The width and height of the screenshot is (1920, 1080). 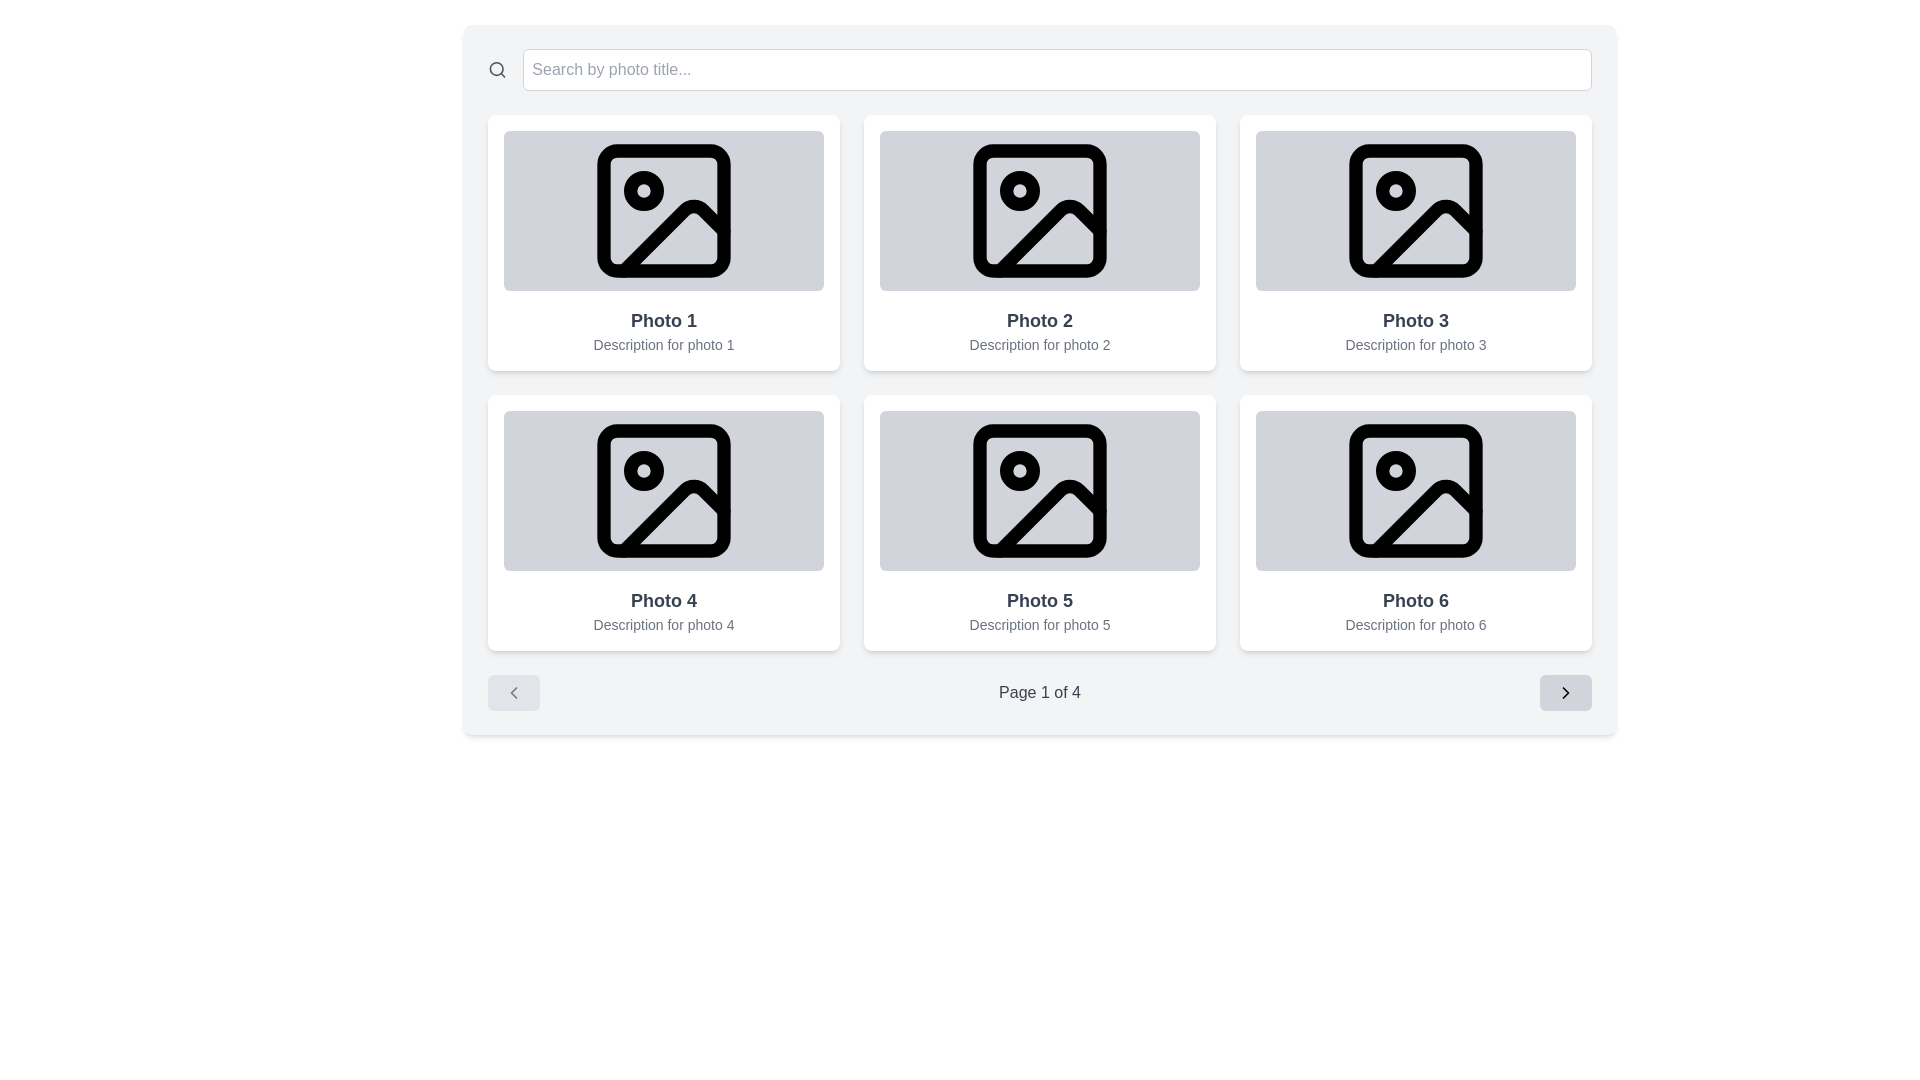 I want to click on the image placeholder icon located at the top center of the grid layout, directly above the text 'Photo 2', so click(x=1040, y=211).